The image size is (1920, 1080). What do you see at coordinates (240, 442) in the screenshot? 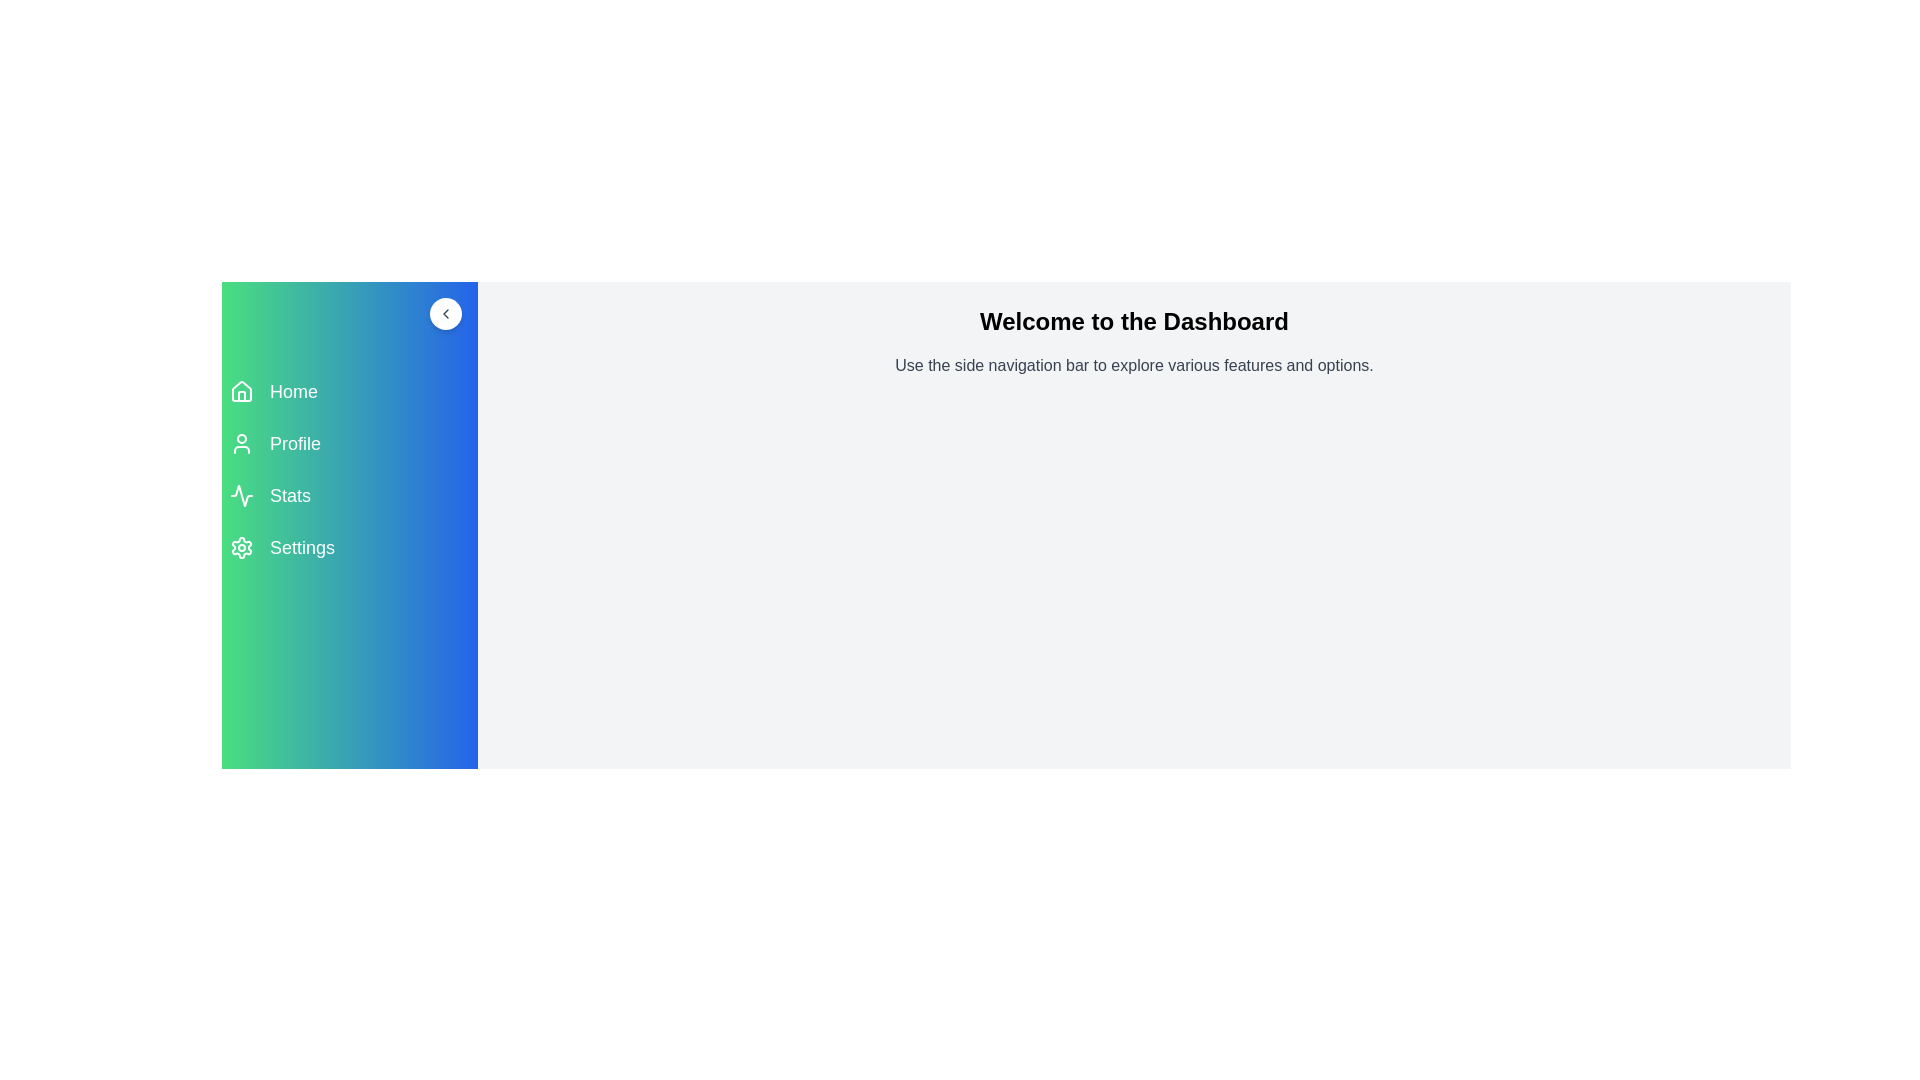
I see `the 'Profile' navigation option icon` at bounding box center [240, 442].